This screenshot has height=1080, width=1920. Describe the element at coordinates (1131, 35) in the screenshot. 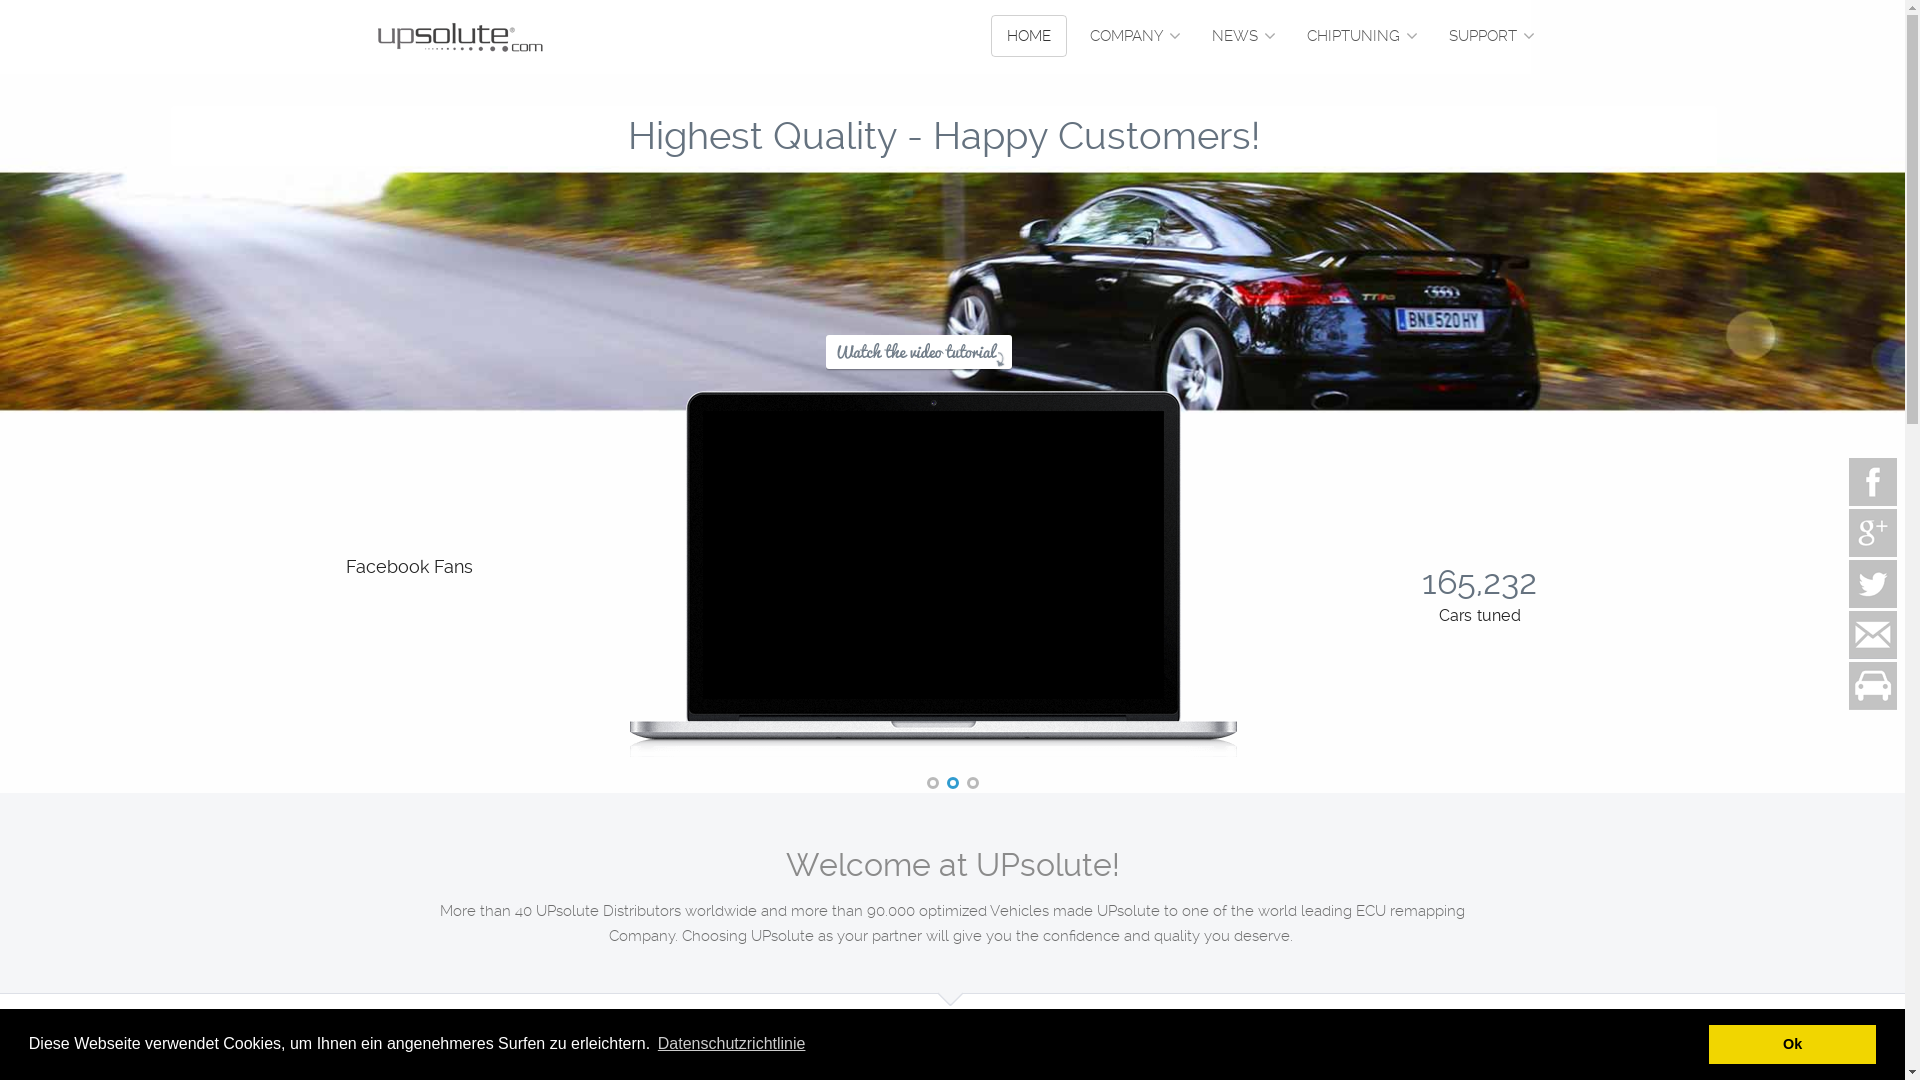

I see `'COMPANY'` at that location.